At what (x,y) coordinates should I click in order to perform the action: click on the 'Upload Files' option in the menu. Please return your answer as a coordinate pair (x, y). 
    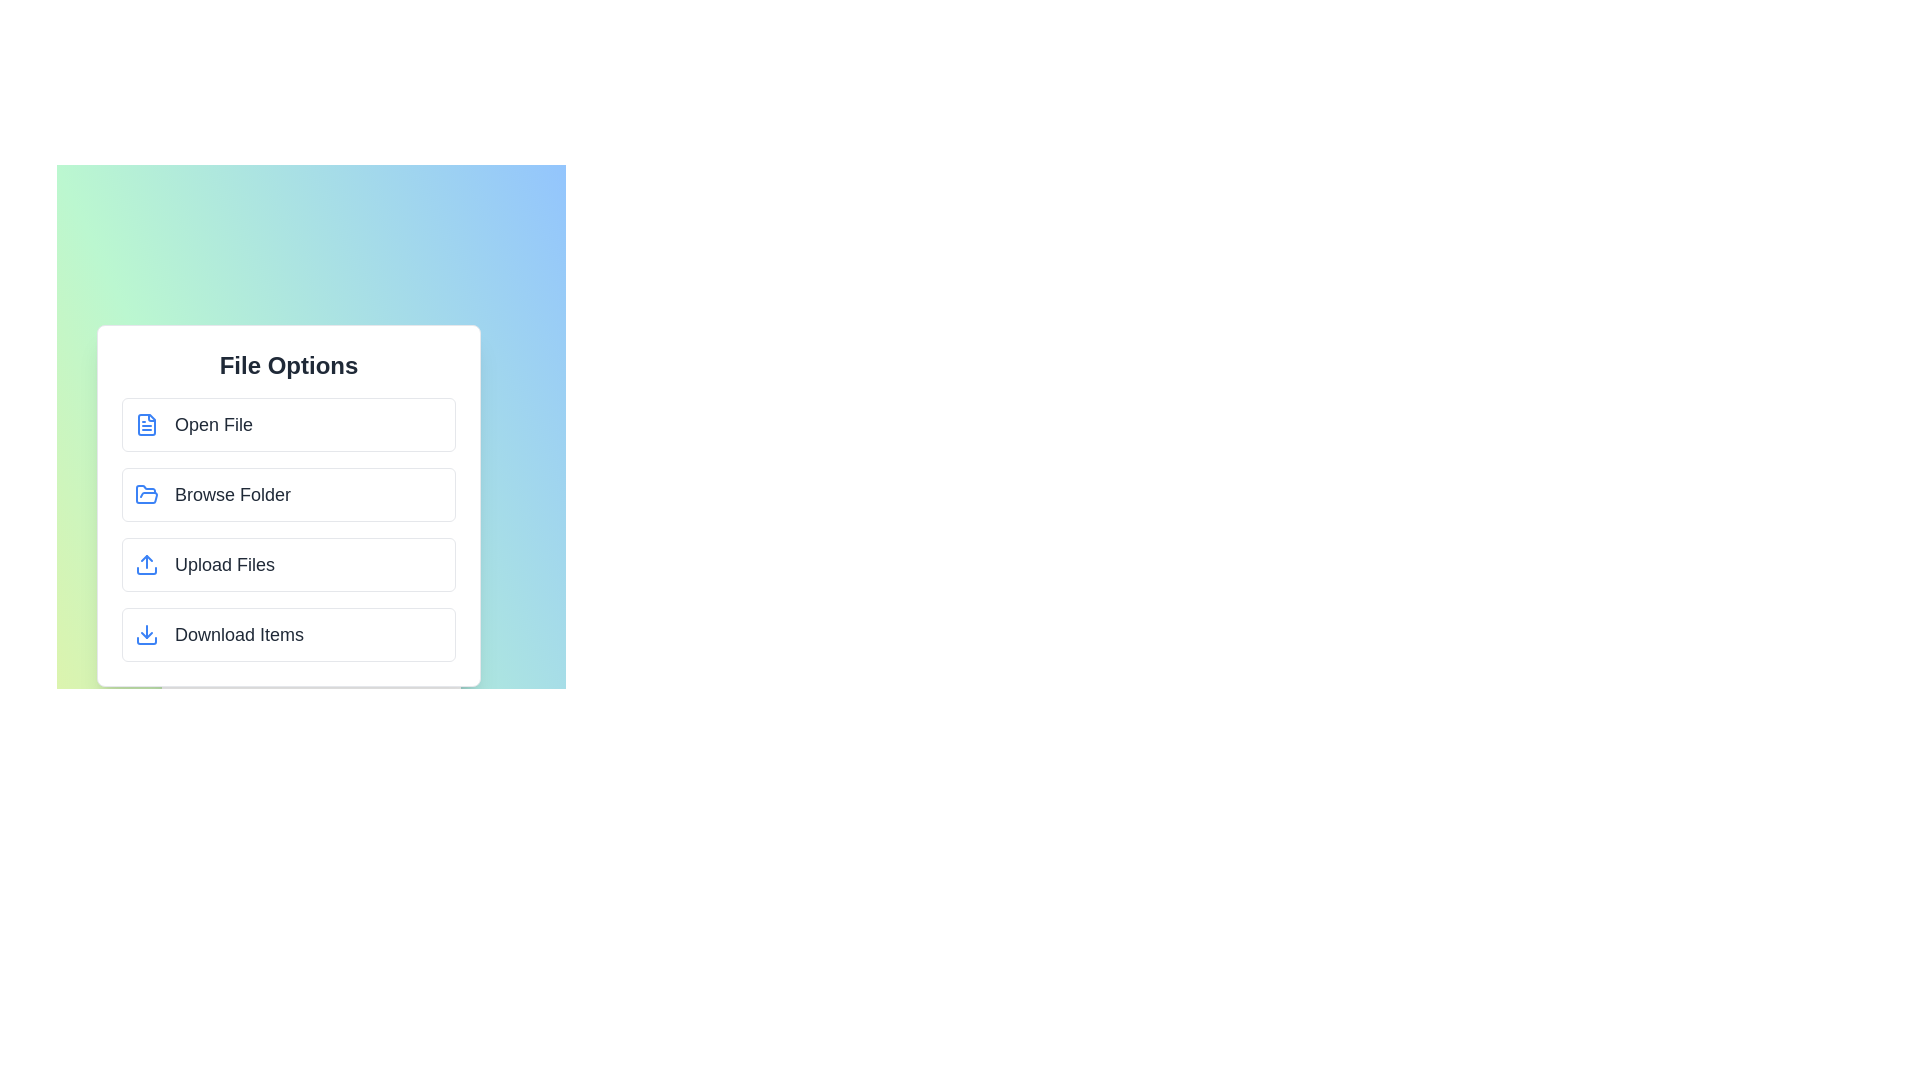
    Looking at the image, I should click on (287, 564).